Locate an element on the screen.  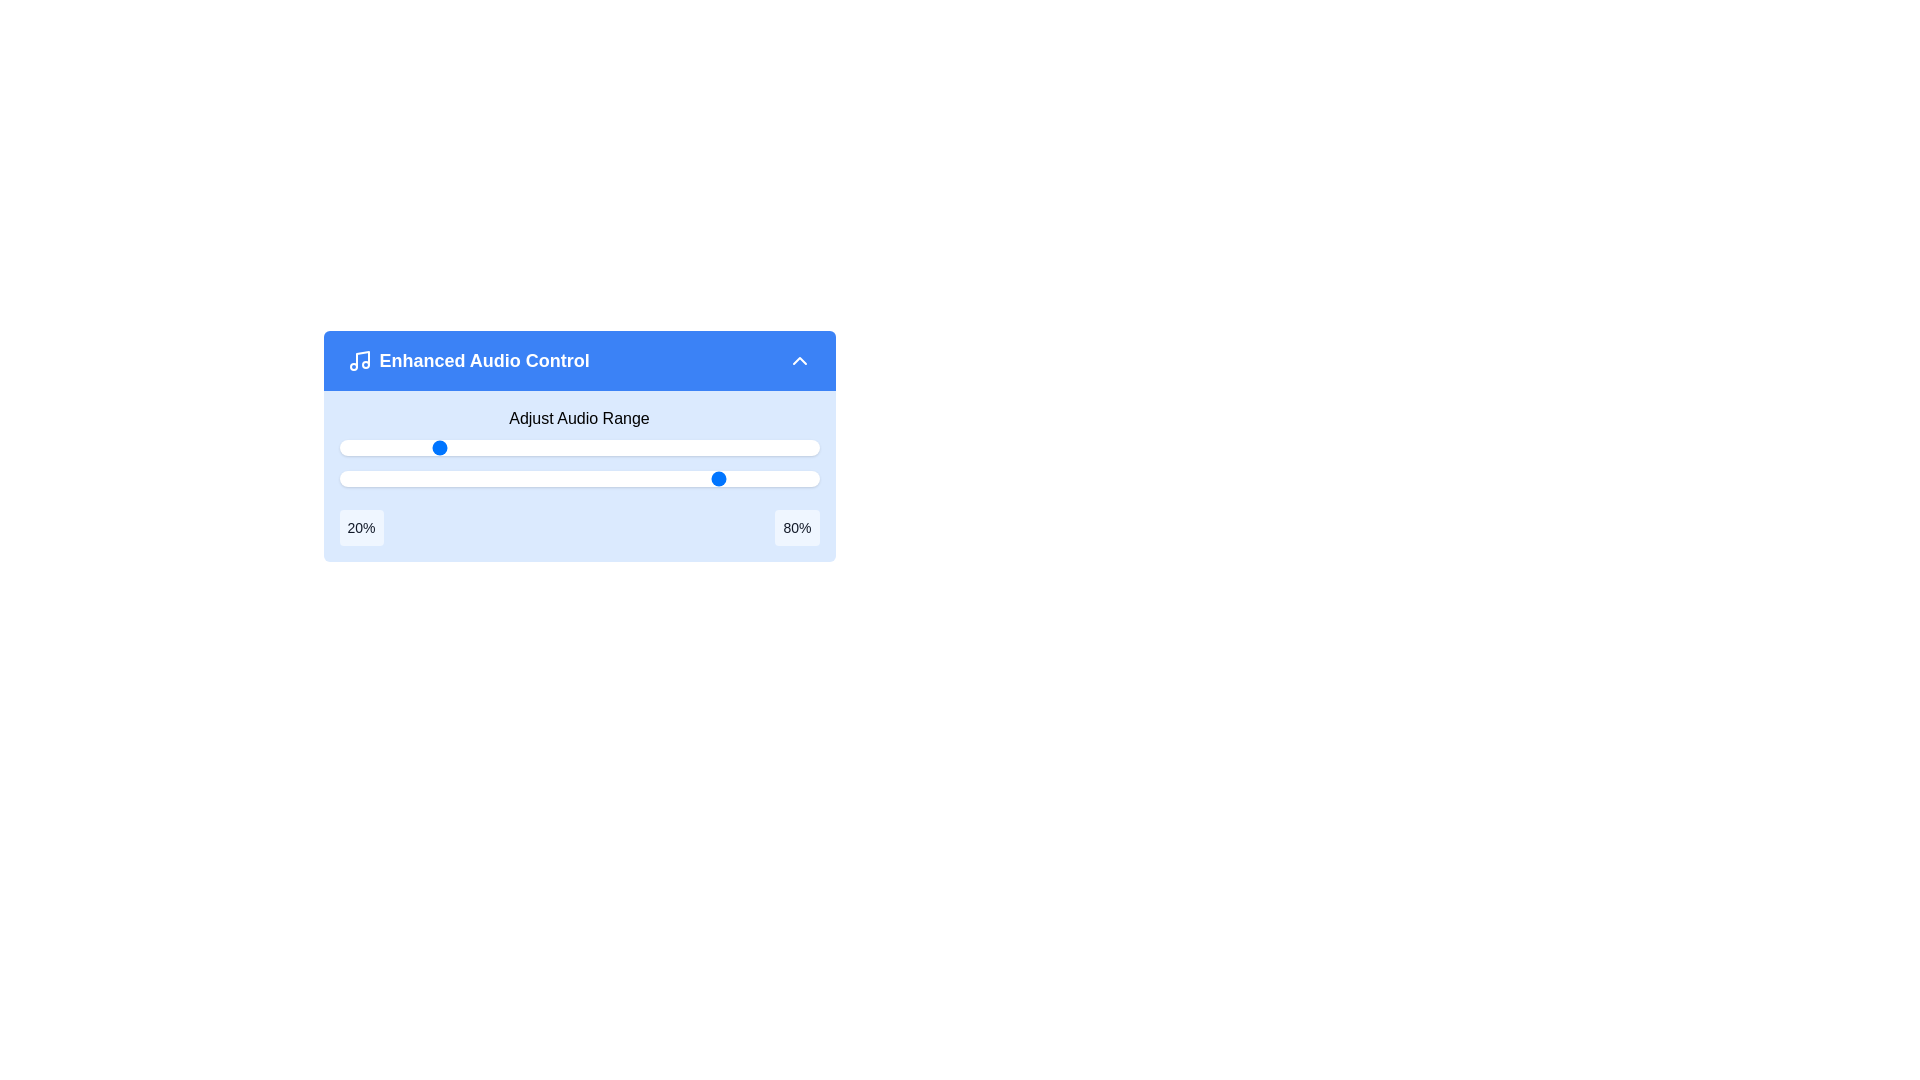
the central text label indicating audio enhancements, which is located to the right of a musical note icon is located at coordinates (484, 361).